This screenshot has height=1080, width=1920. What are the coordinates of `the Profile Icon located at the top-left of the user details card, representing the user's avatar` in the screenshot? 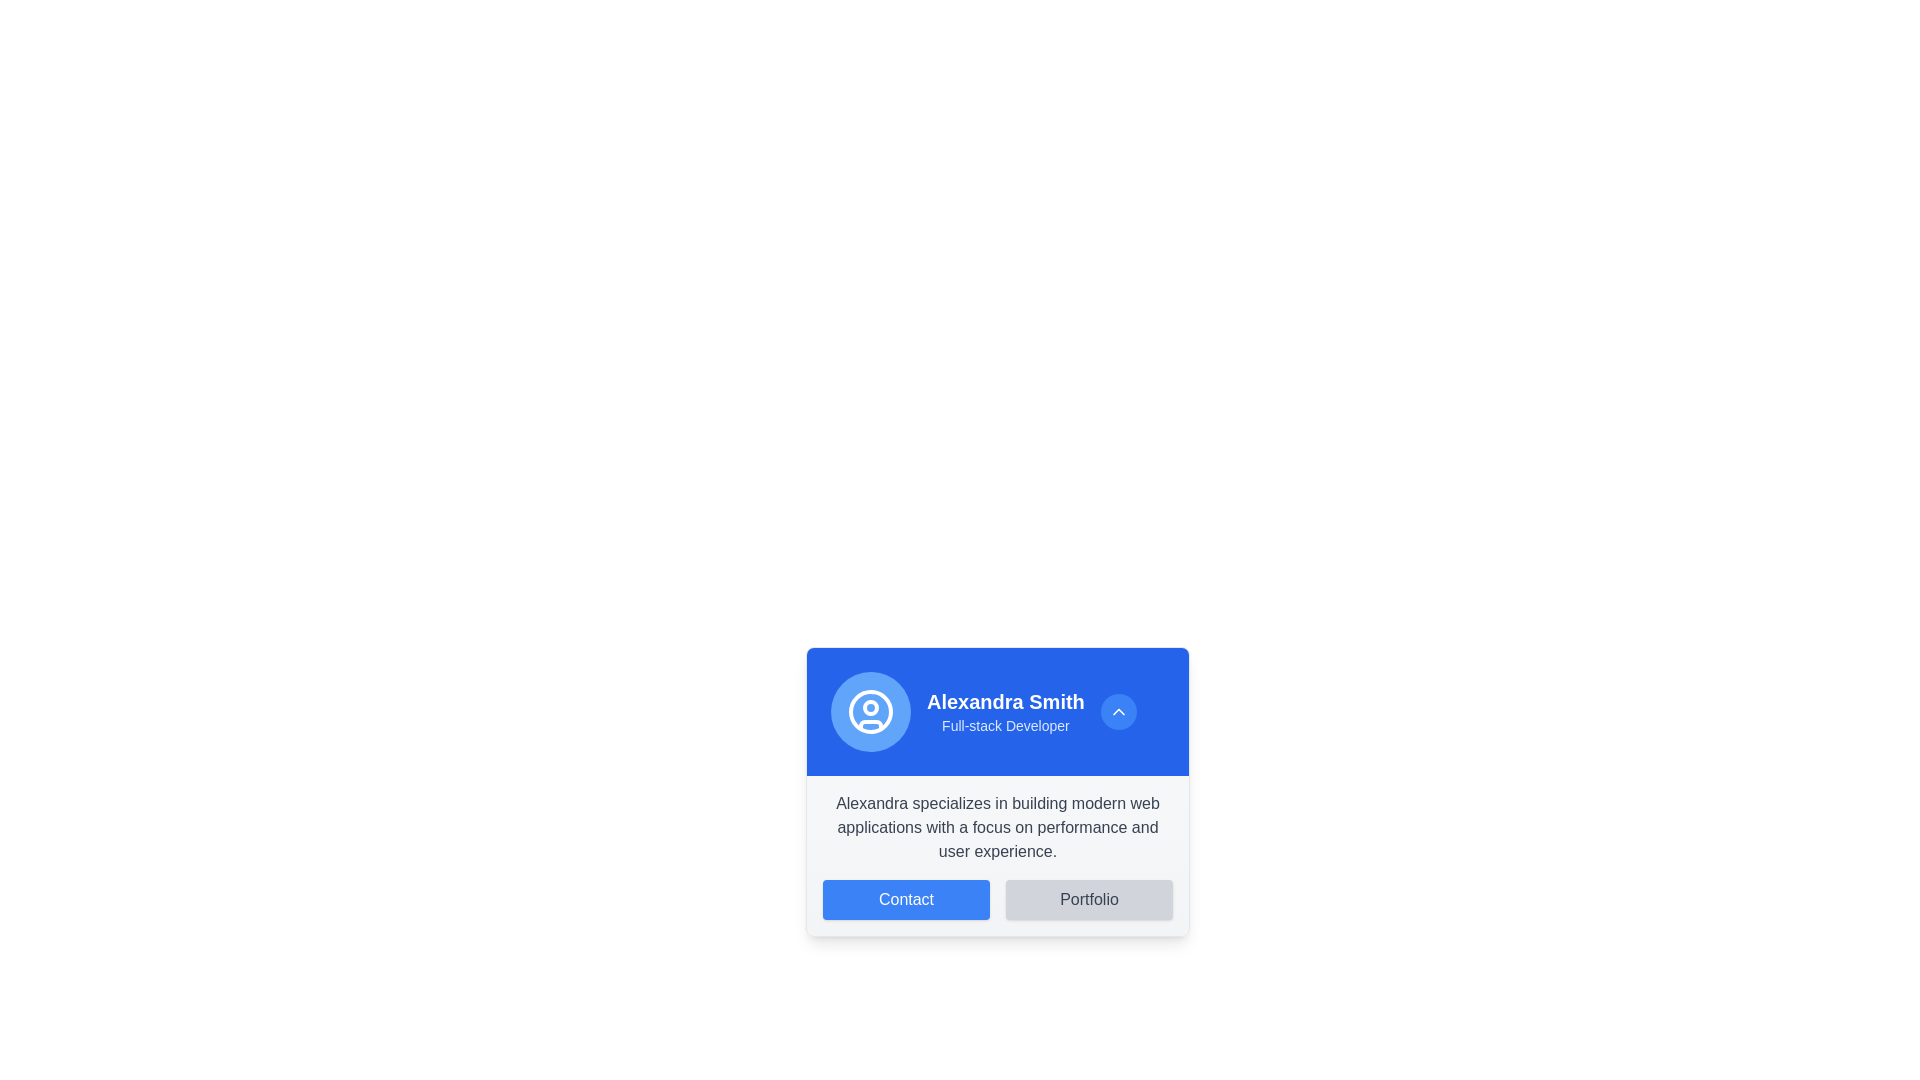 It's located at (870, 711).